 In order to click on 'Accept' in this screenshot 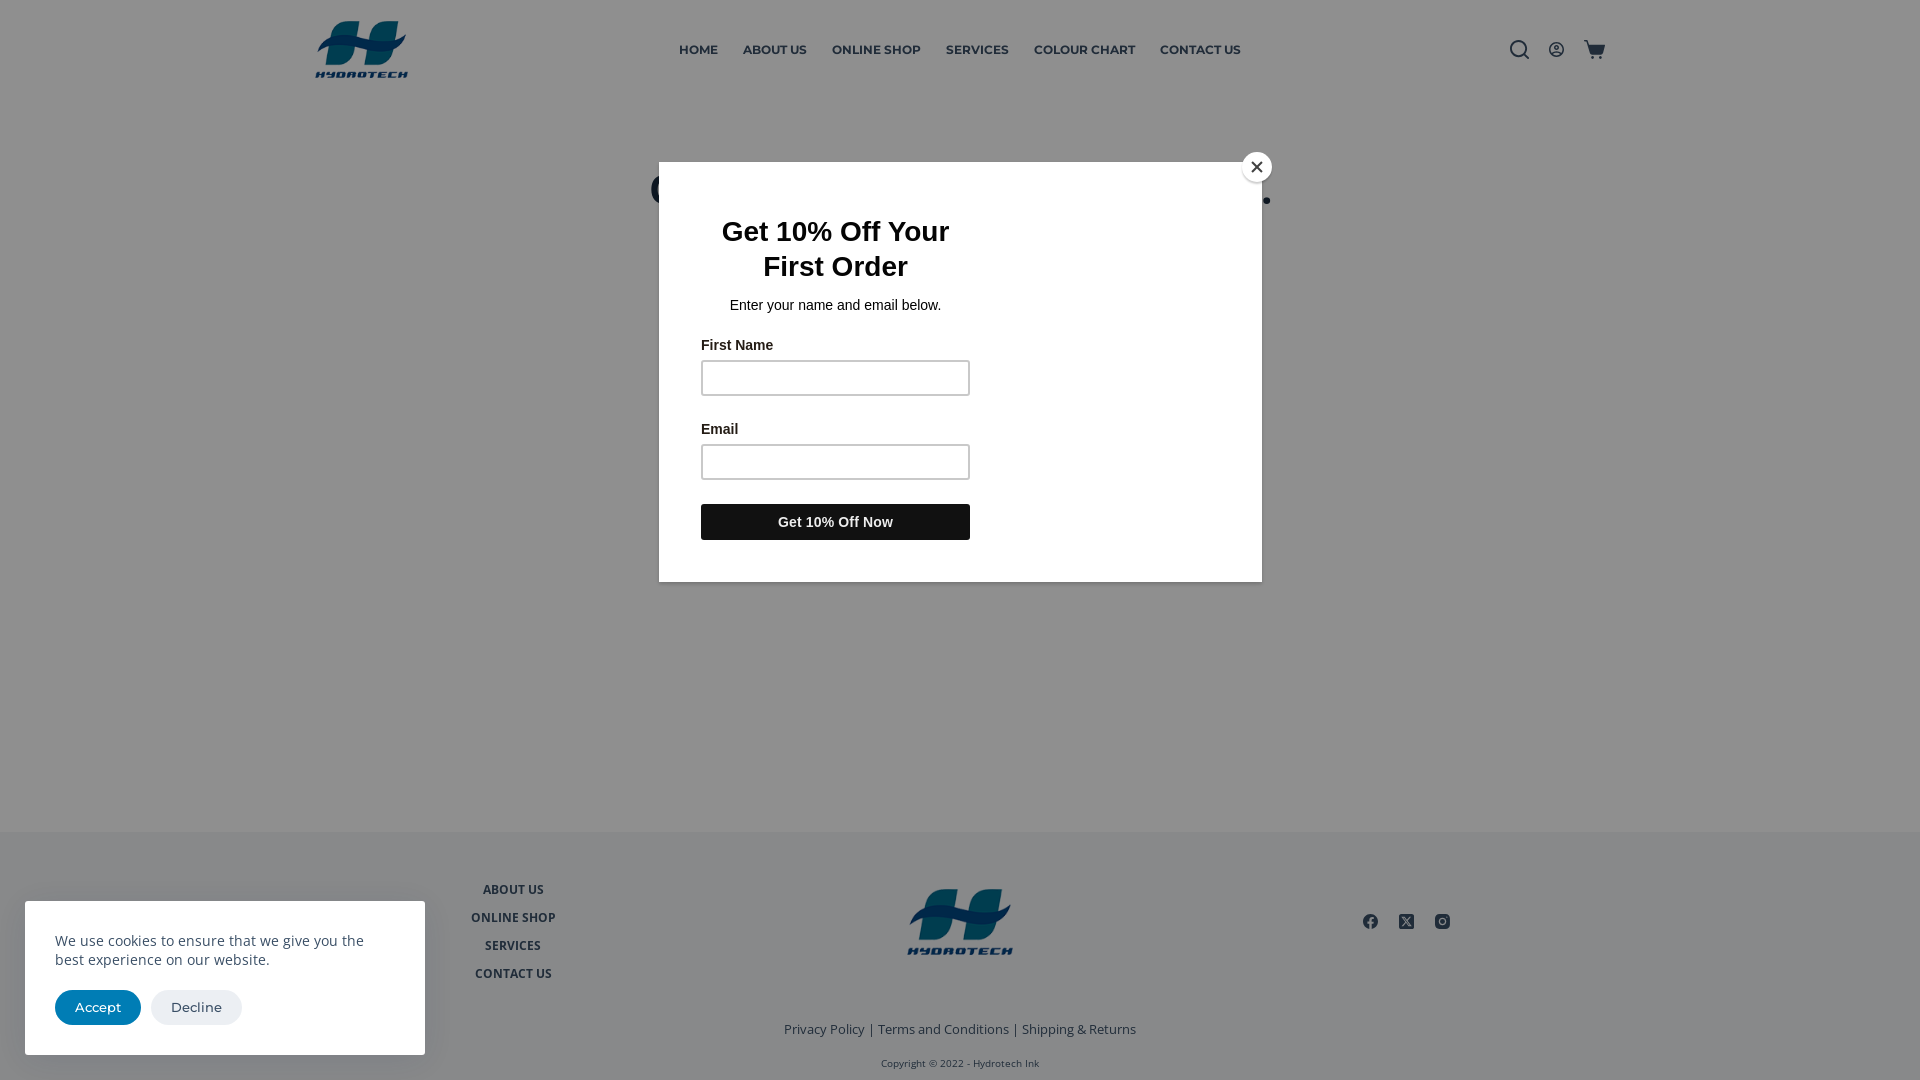, I will do `click(96, 1007)`.